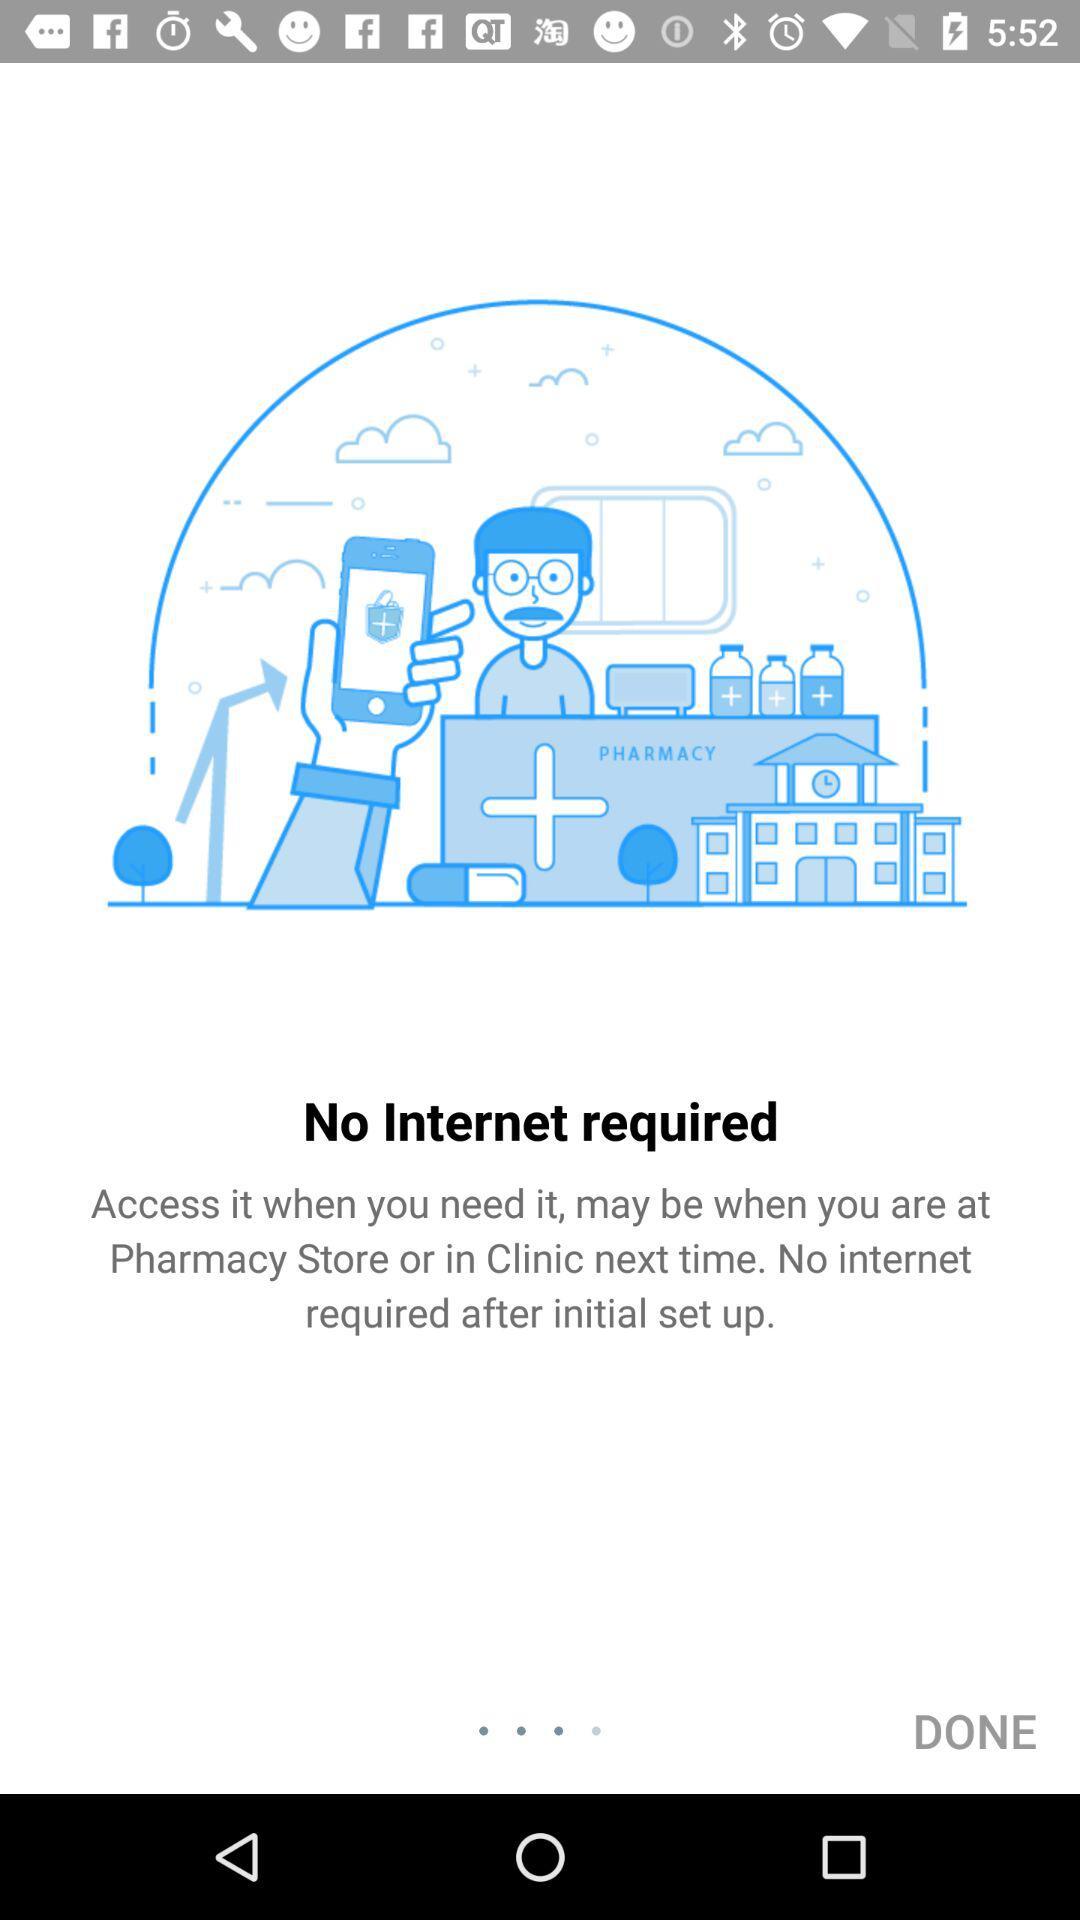 The height and width of the screenshot is (1920, 1080). Describe the element at coordinates (974, 1730) in the screenshot. I see `item at the bottom right corner` at that location.